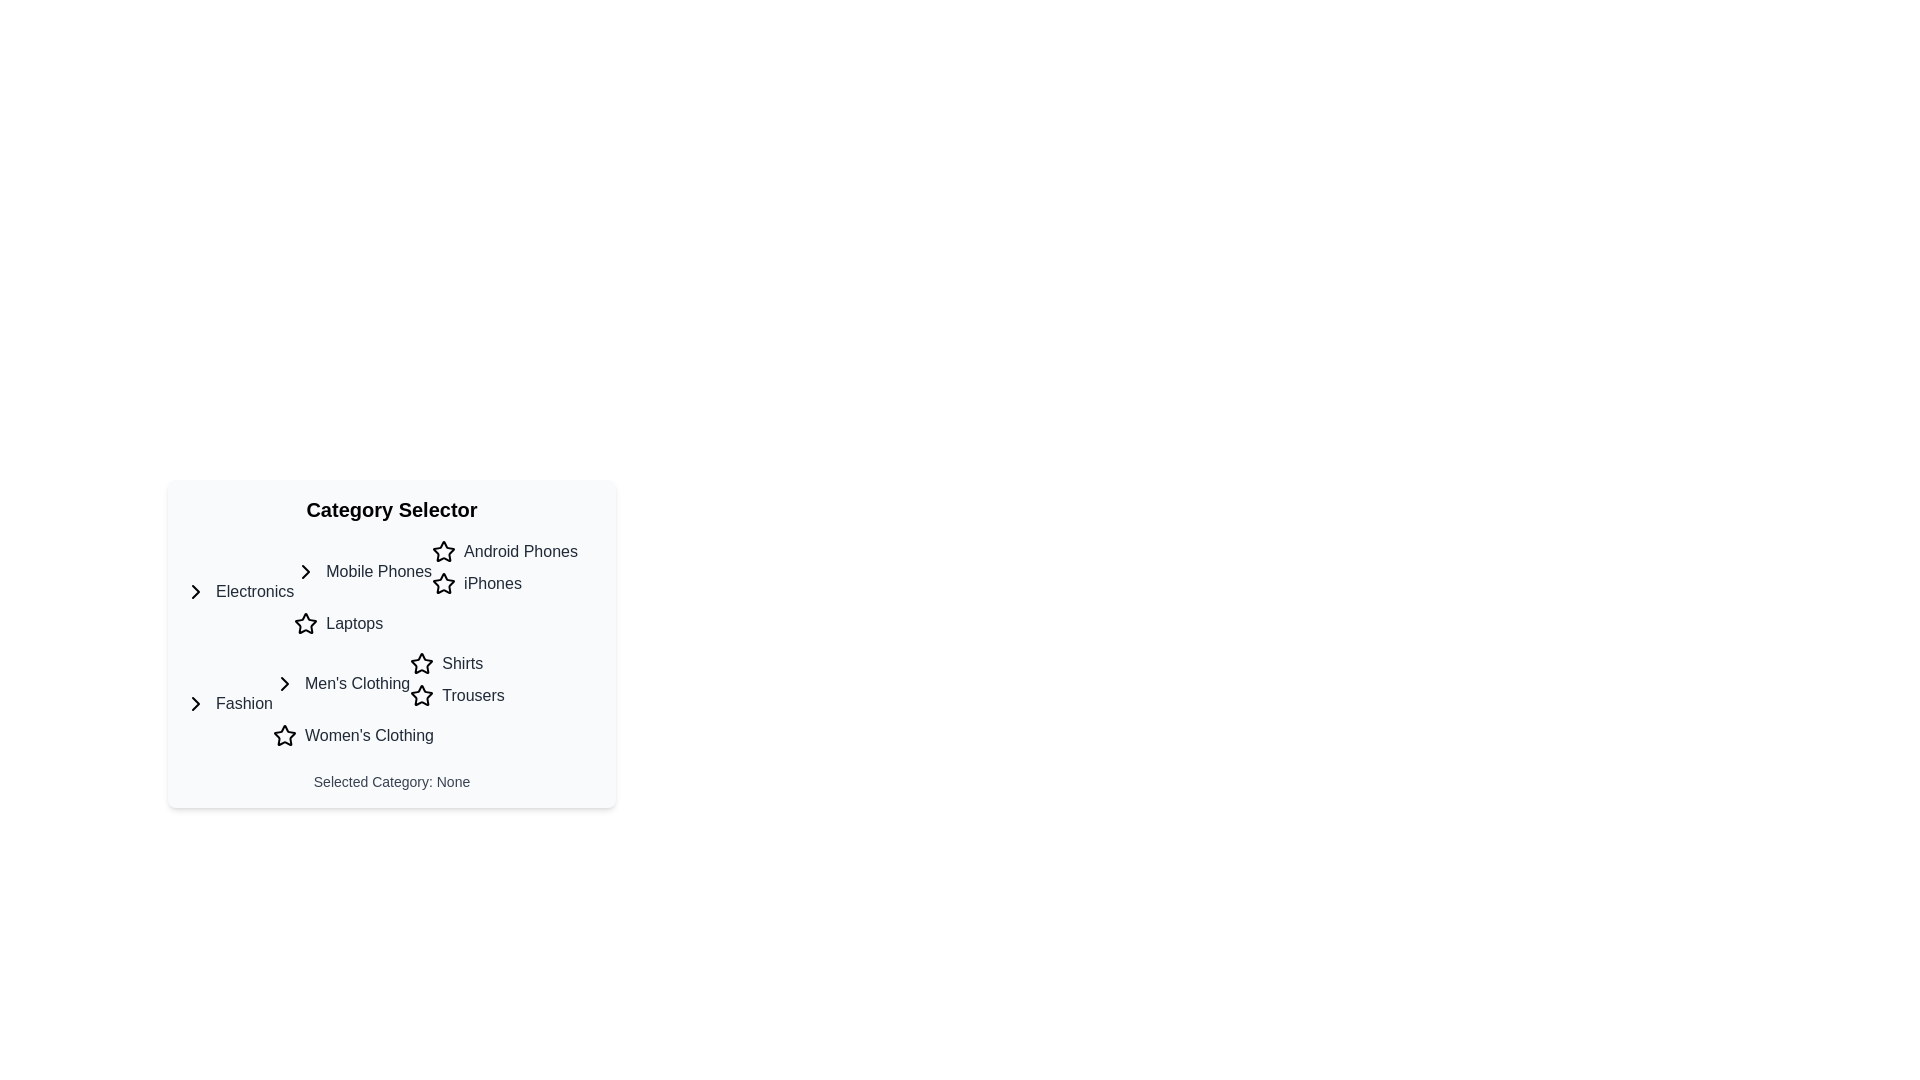 The width and height of the screenshot is (1920, 1080). What do you see at coordinates (521, 551) in the screenshot?
I see `the 'Android Phones' text link located in the 'Category Selector' under the 'Mobile Phones' section` at bounding box center [521, 551].